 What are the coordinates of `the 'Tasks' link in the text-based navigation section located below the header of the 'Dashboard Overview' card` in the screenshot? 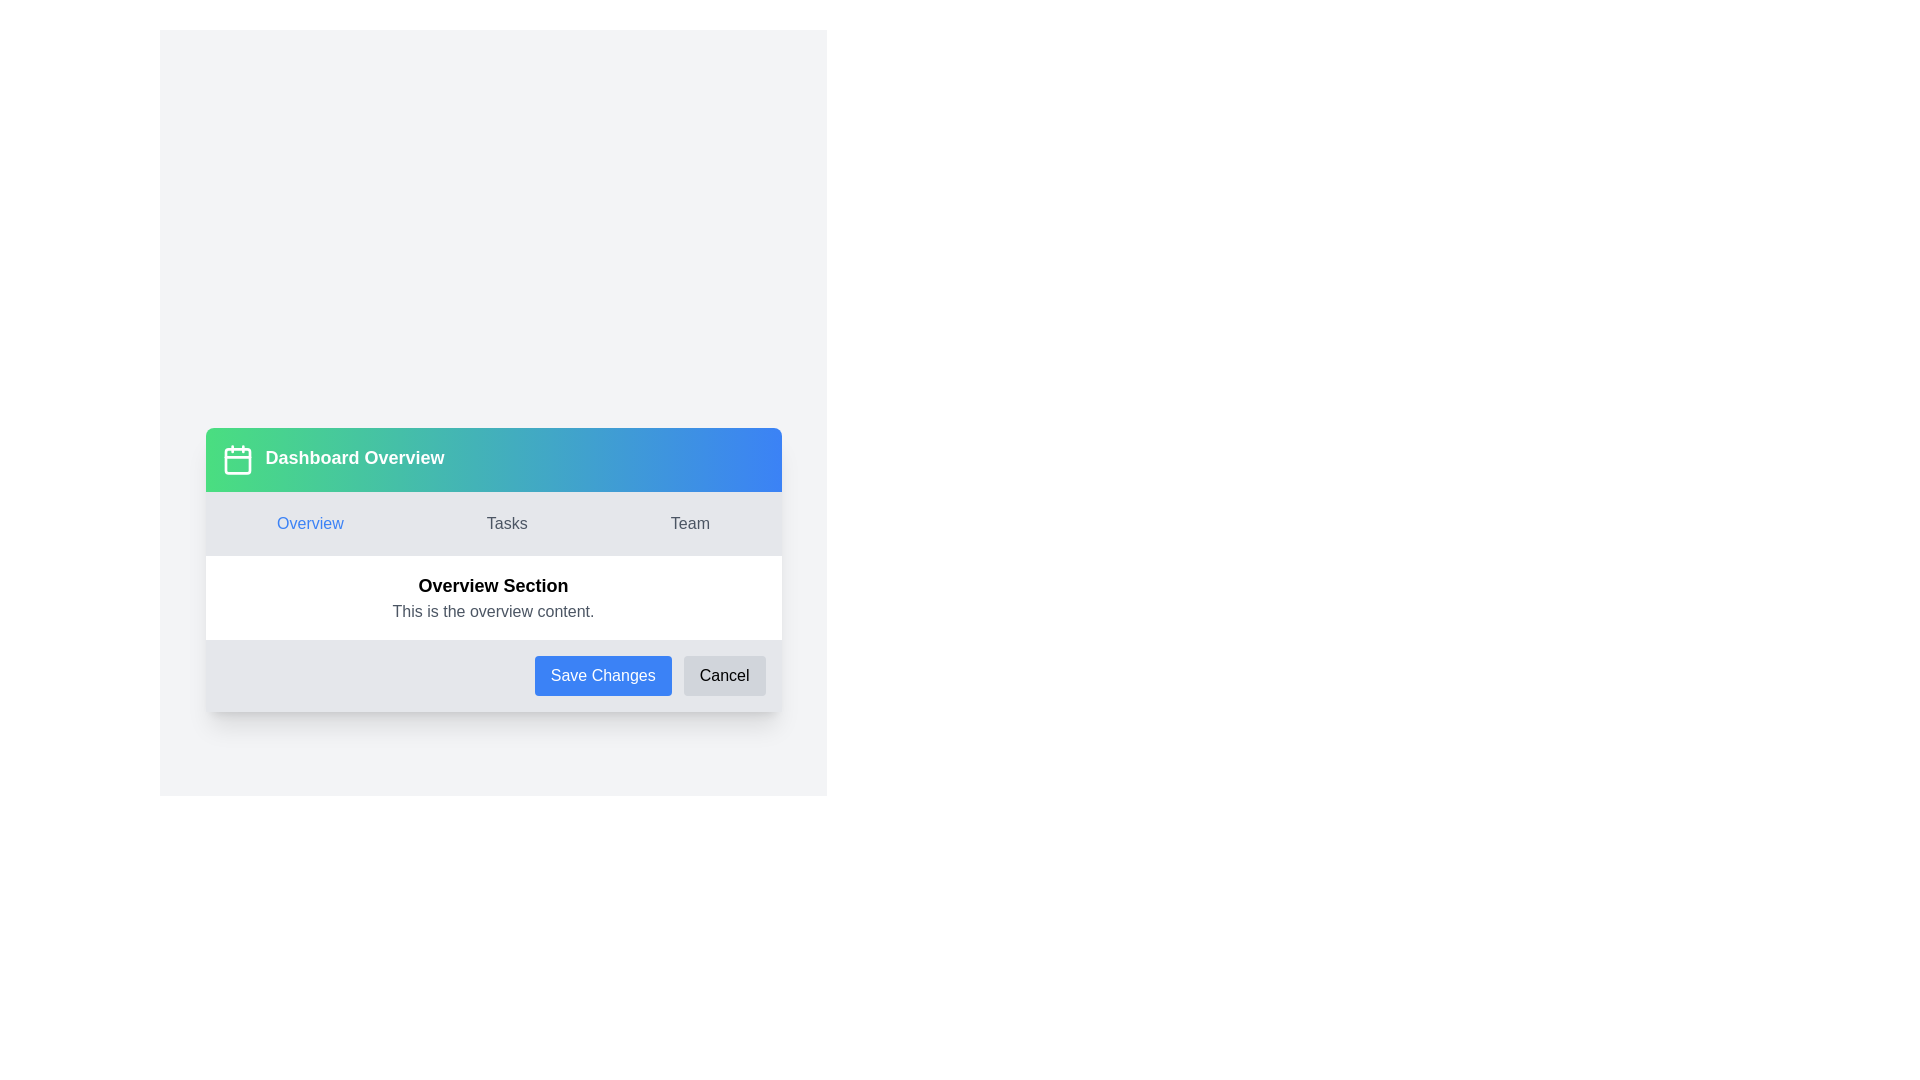 It's located at (493, 523).